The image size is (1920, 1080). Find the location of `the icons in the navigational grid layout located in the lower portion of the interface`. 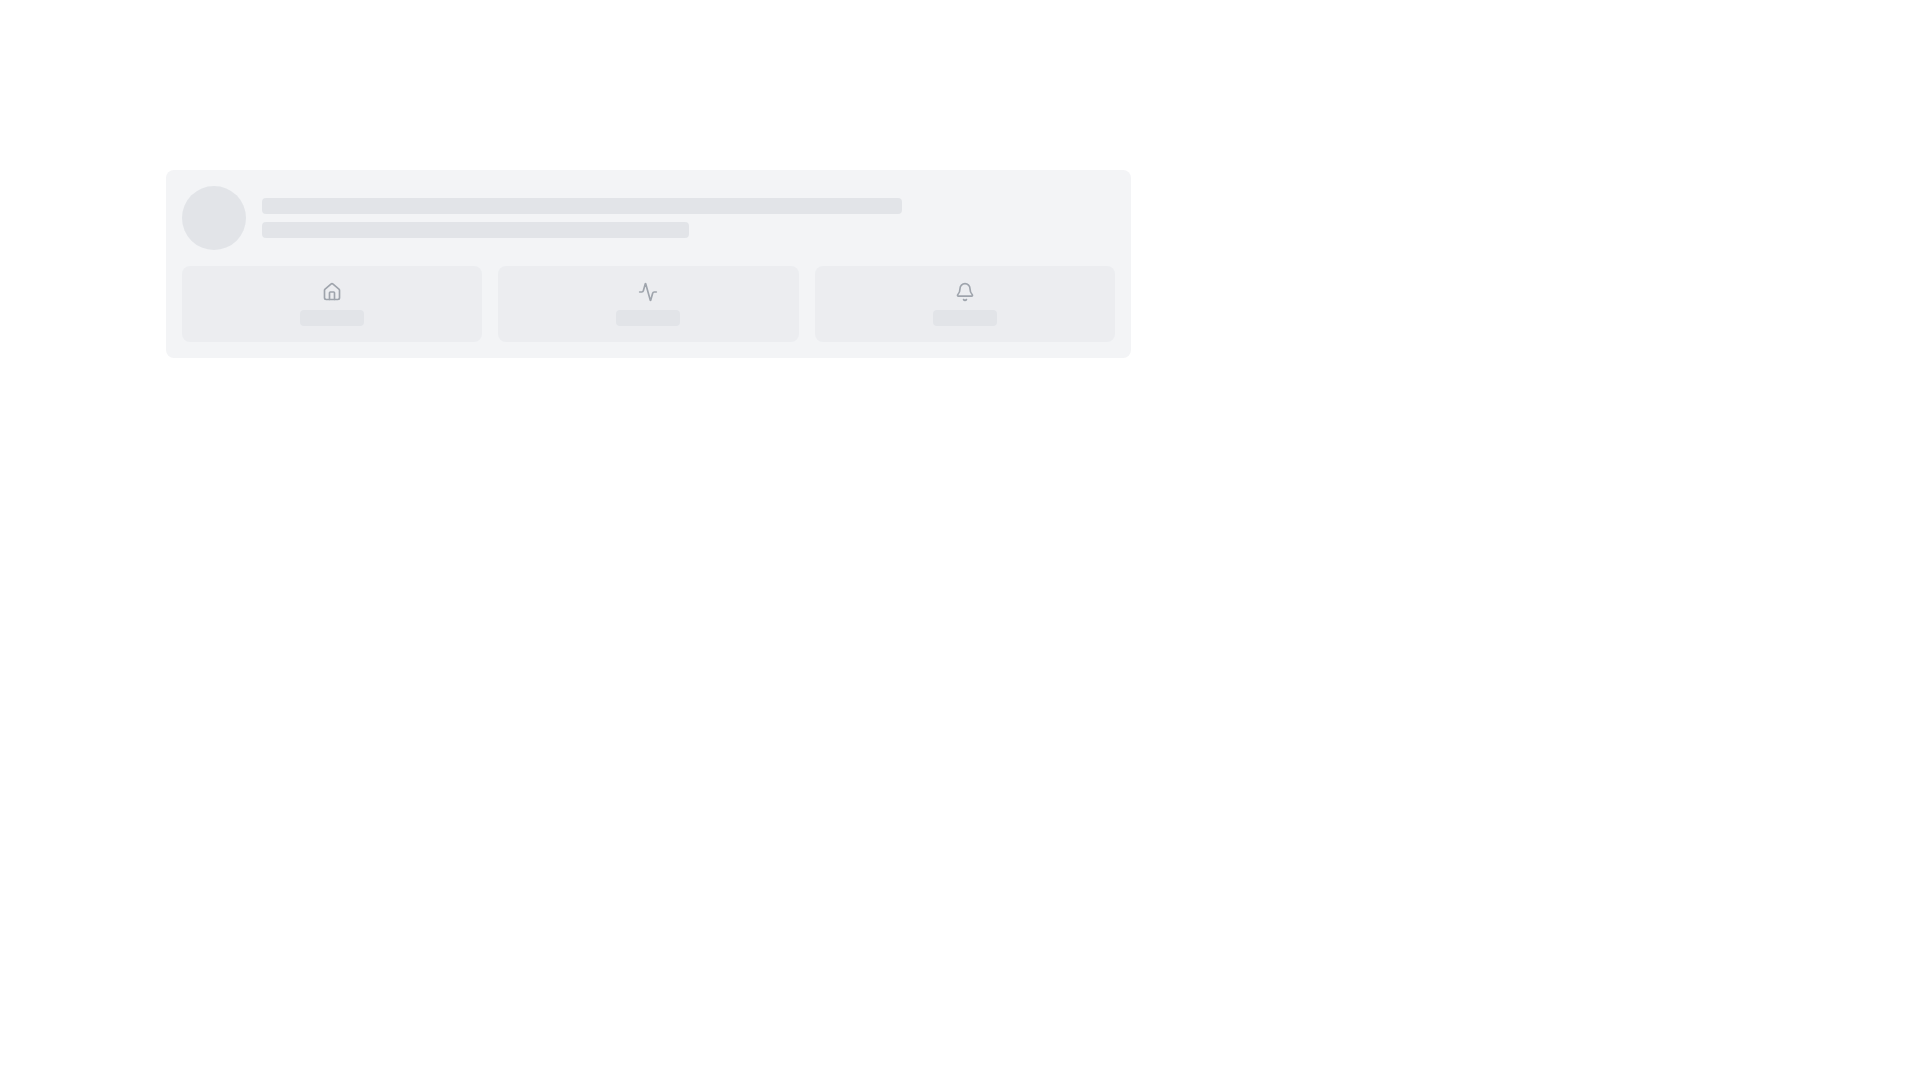

the icons in the navigational grid layout located in the lower portion of the interface is located at coordinates (648, 304).